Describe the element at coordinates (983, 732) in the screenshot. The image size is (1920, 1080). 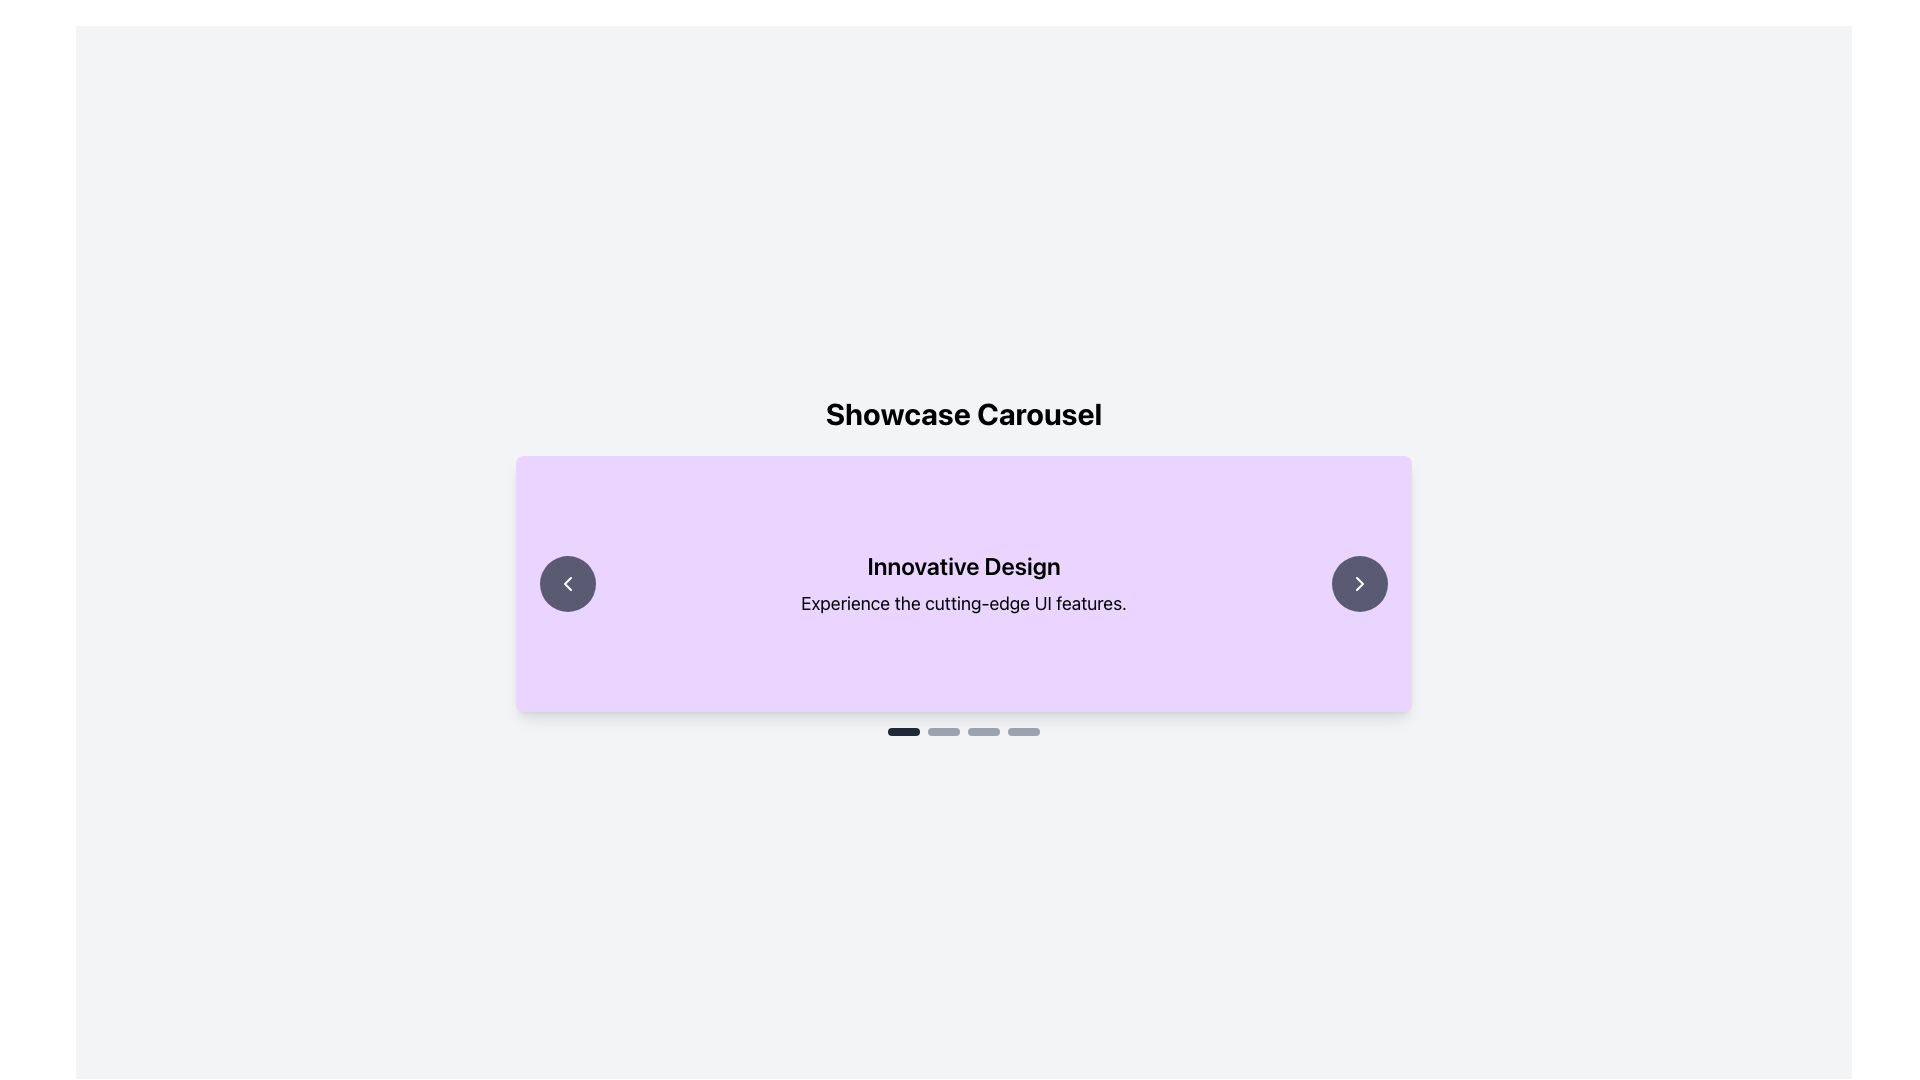
I see `the third carousel navigation indicator, which is a small horizontal bar with rounded ends, located below the 'Innovative Design' section` at that location.